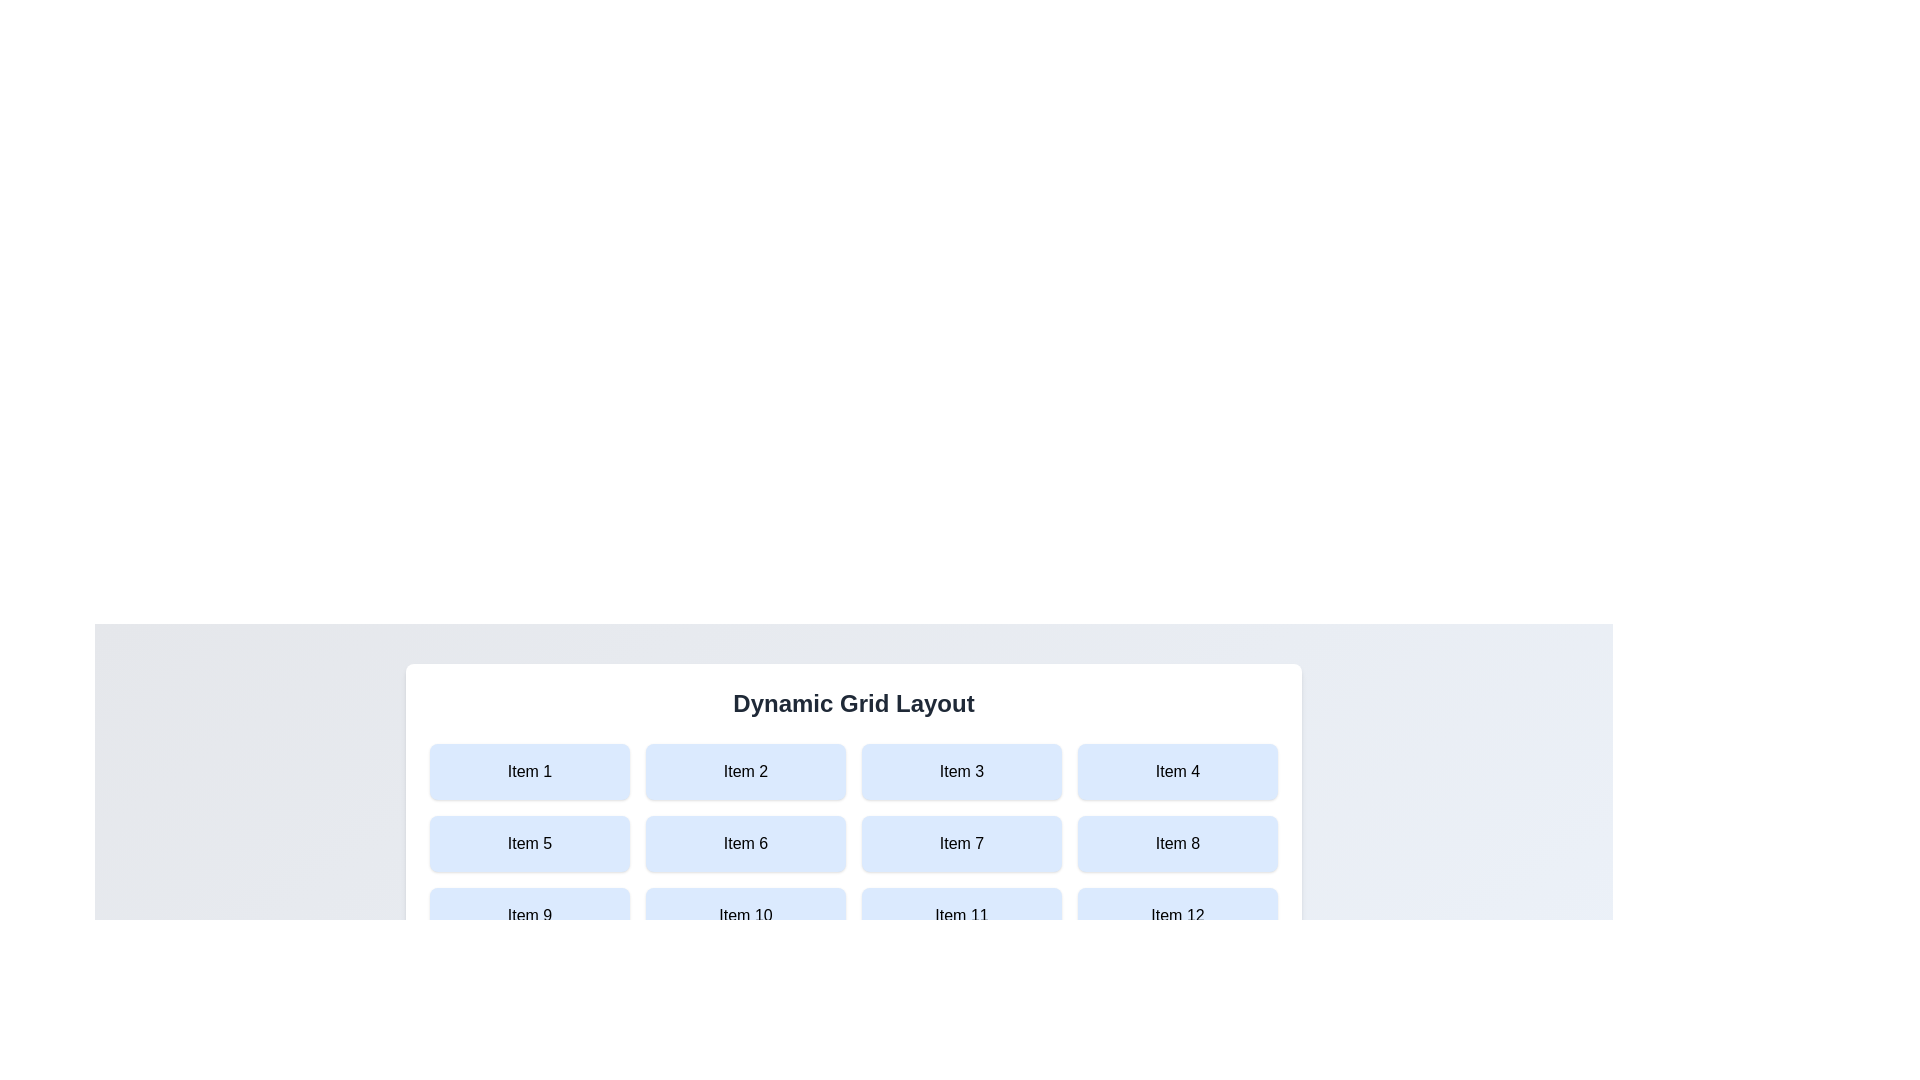 The image size is (1920, 1080). Describe the element at coordinates (529, 915) in the screenshot. I see `the button labeled 'Item 9' in the grid layout under 'Dynamic Grid Layout'` at that location.